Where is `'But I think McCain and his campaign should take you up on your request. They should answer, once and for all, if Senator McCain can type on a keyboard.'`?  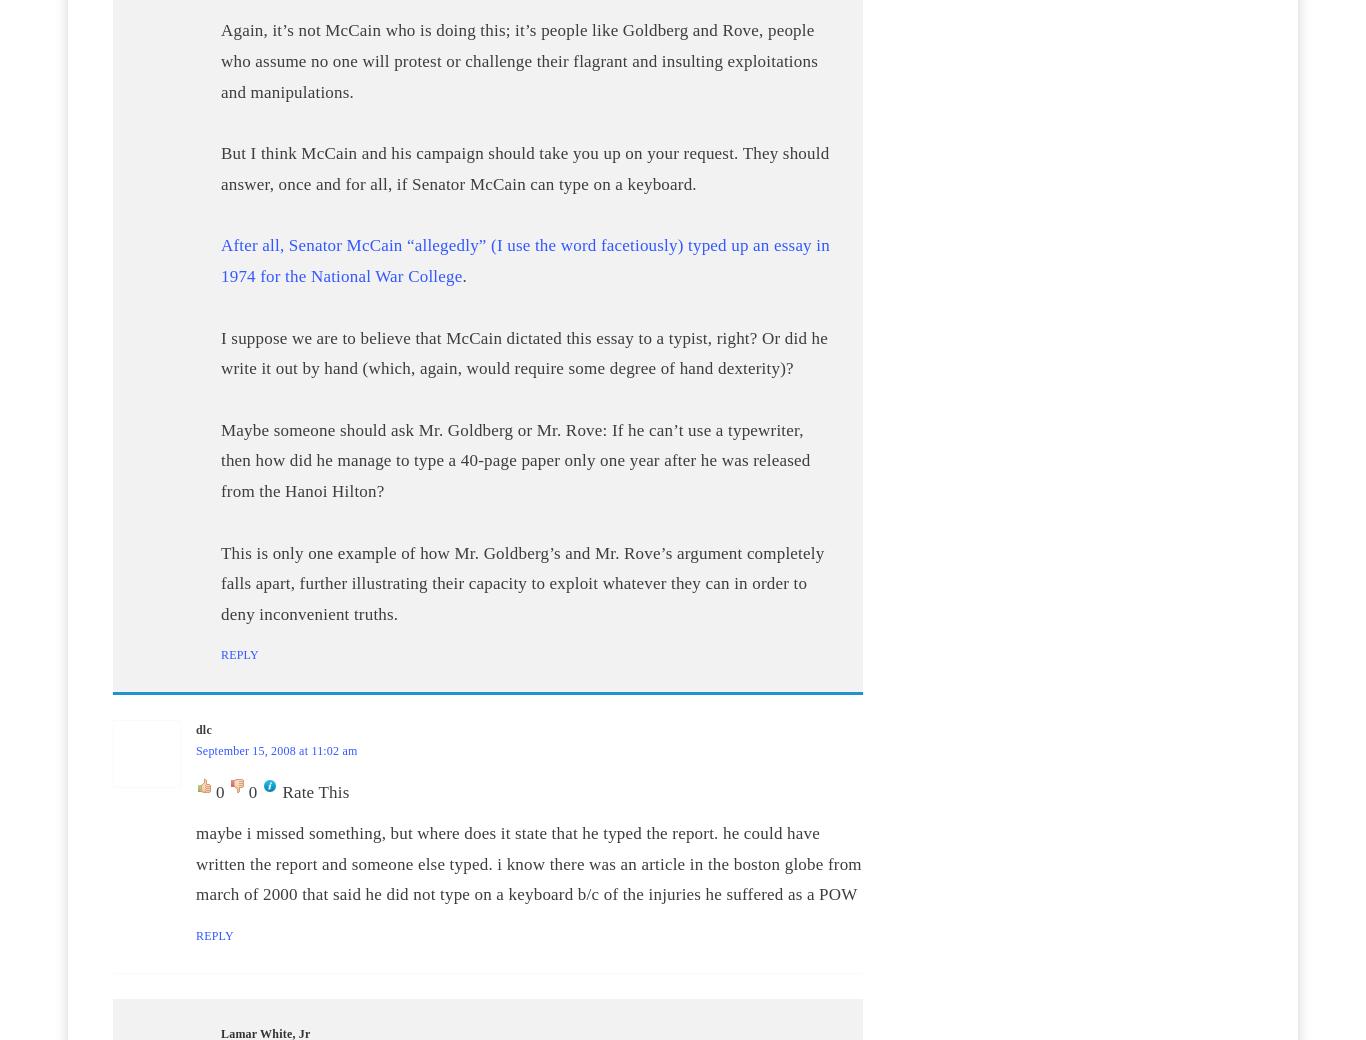
'But I think McCain and his campaign should take you up on your request. They should answer, once and for all, if Senator McCain can type on a keyboard.' is located at coordinates (220, 168).